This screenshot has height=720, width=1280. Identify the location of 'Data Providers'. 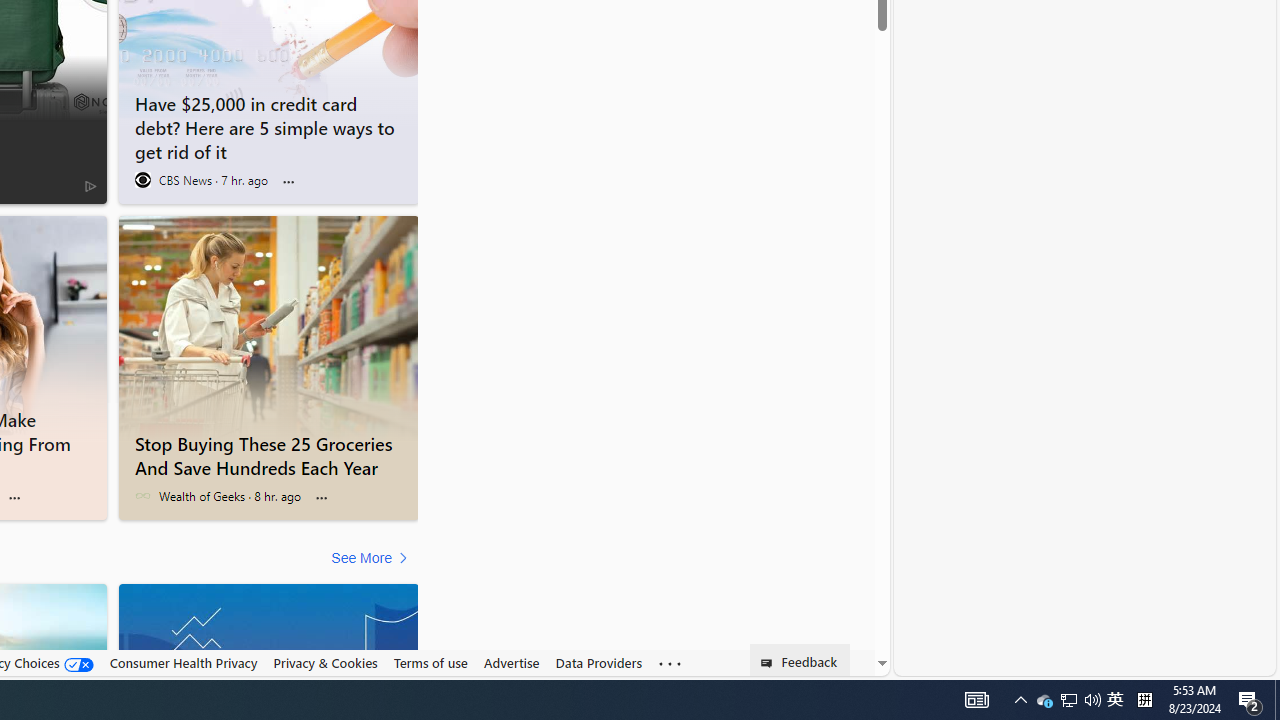
(598, 662).